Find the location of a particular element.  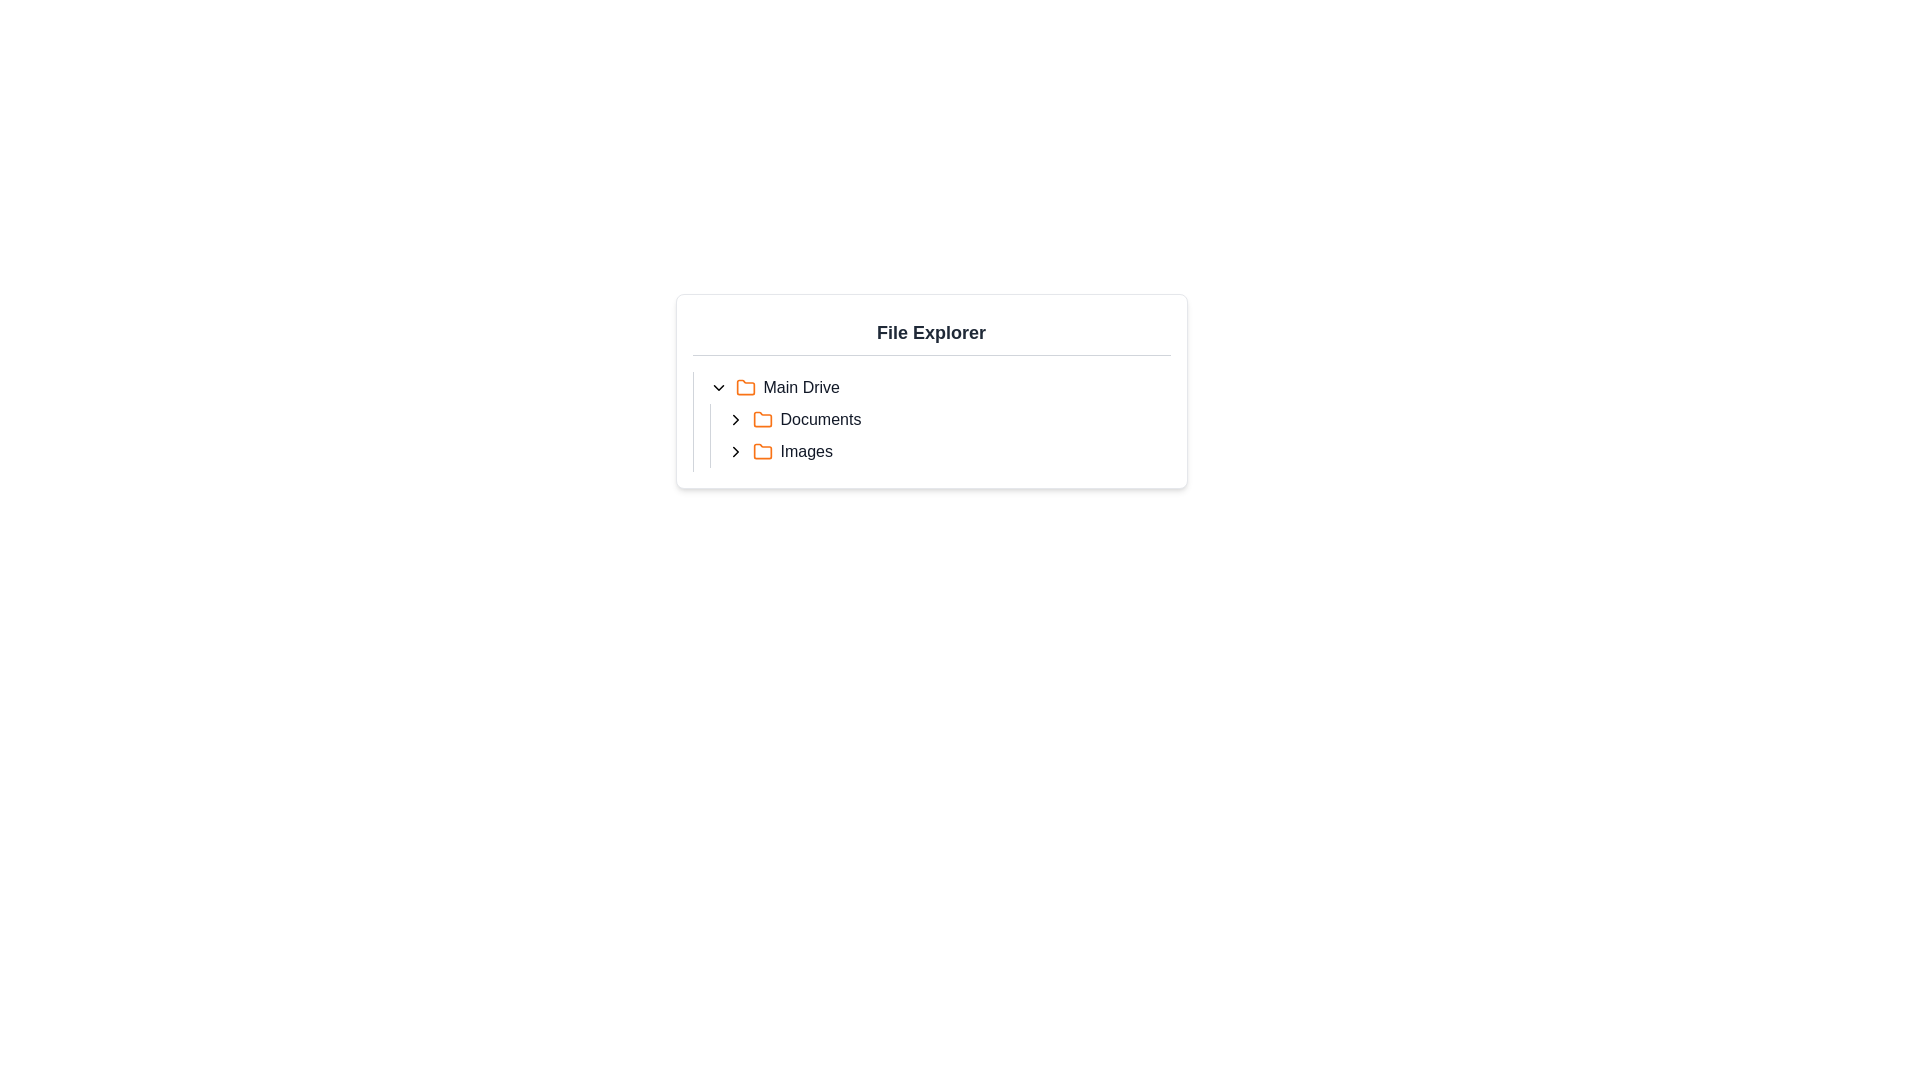

the chevron icon pointing downwards, located next to the text 'Main Drive' is located at coordinates (718, 388).